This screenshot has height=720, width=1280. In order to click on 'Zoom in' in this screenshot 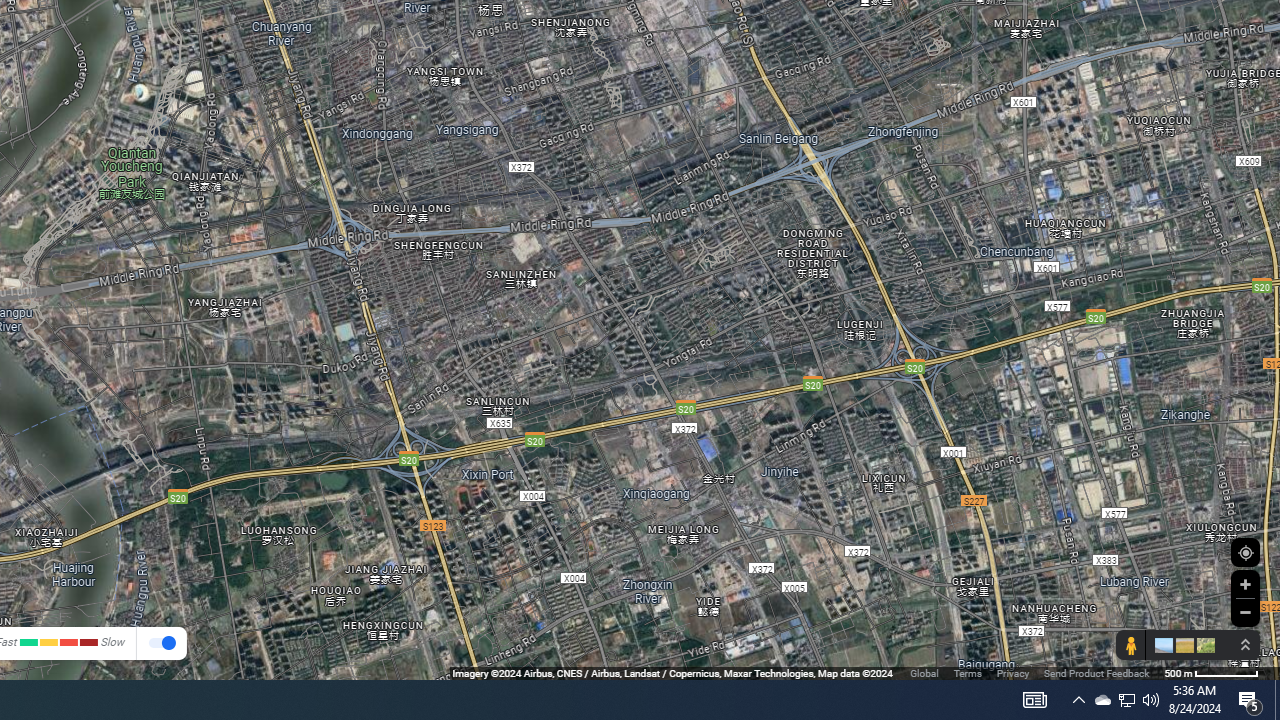, I will do `click(1244, 584)`.